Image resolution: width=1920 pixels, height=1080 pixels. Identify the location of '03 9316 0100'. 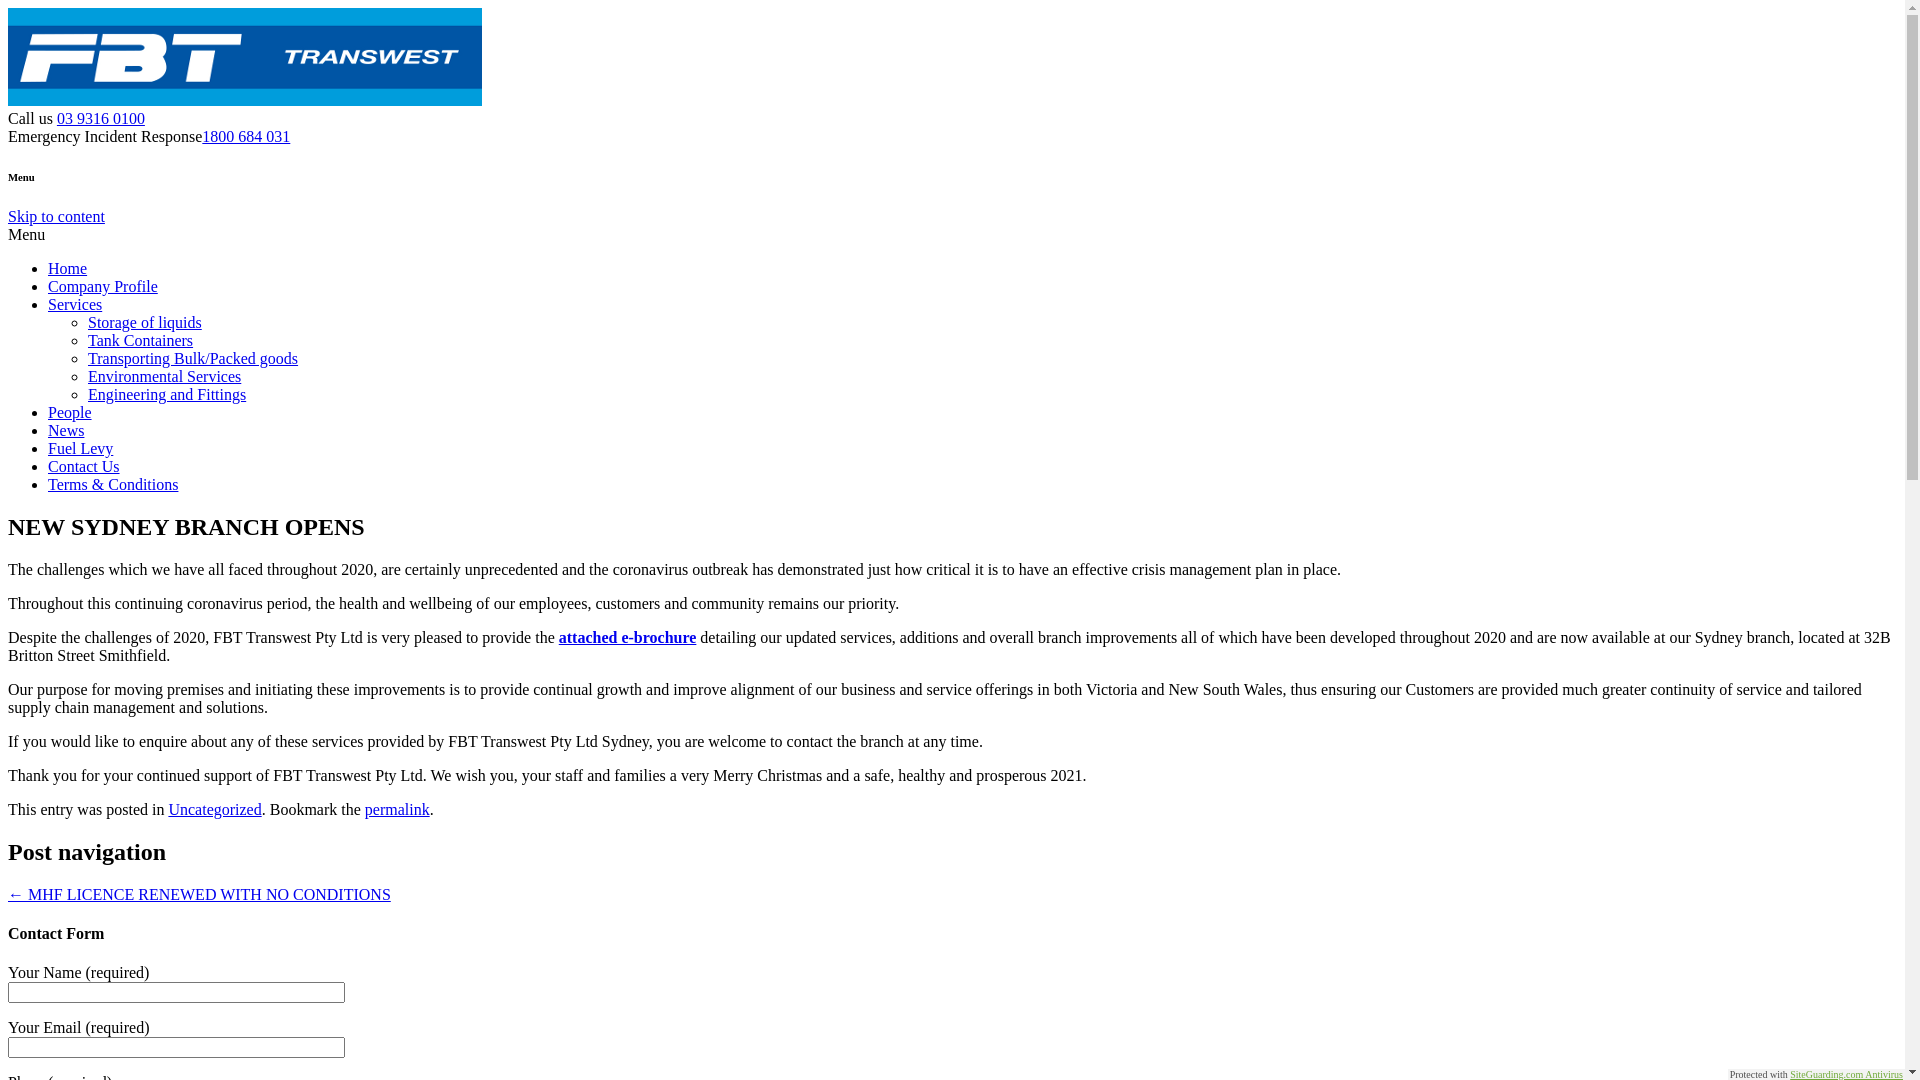
(99, 118).